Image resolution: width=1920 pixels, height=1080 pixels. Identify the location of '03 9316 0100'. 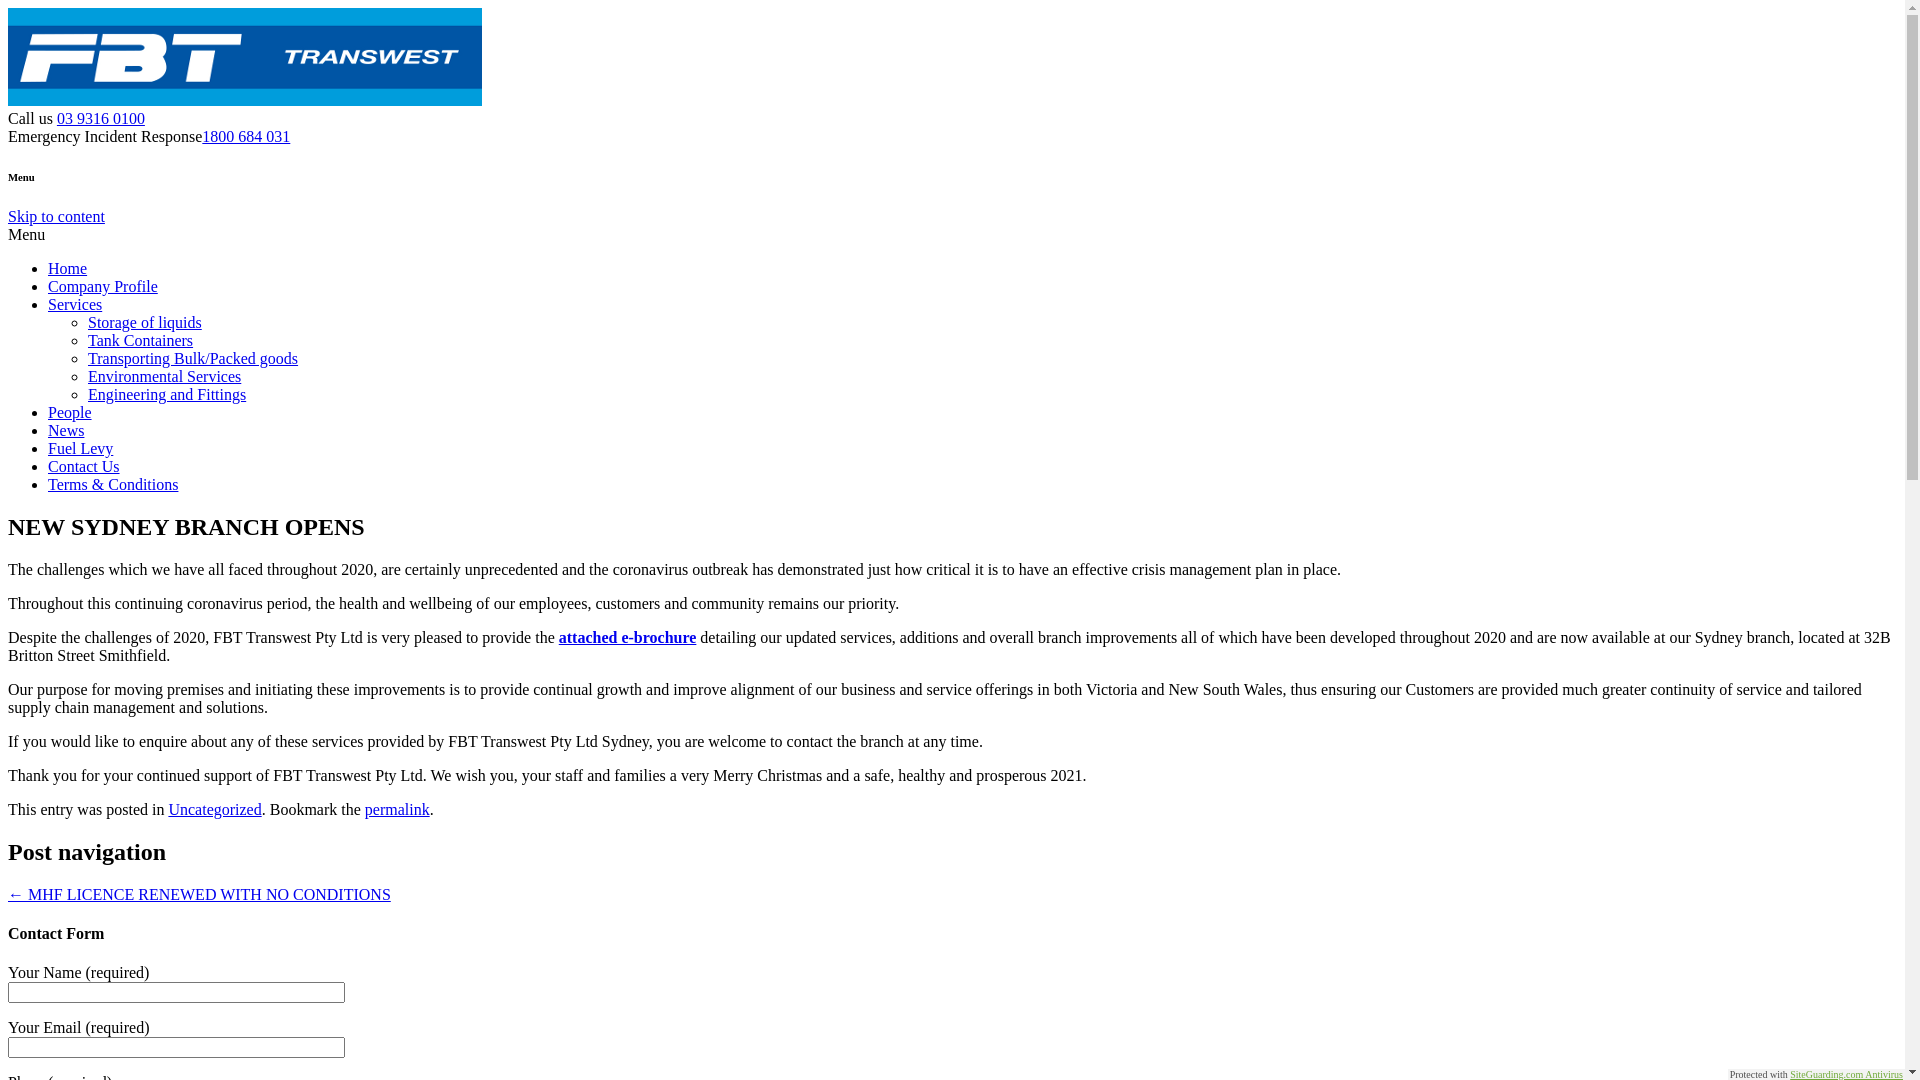
(99, 118).